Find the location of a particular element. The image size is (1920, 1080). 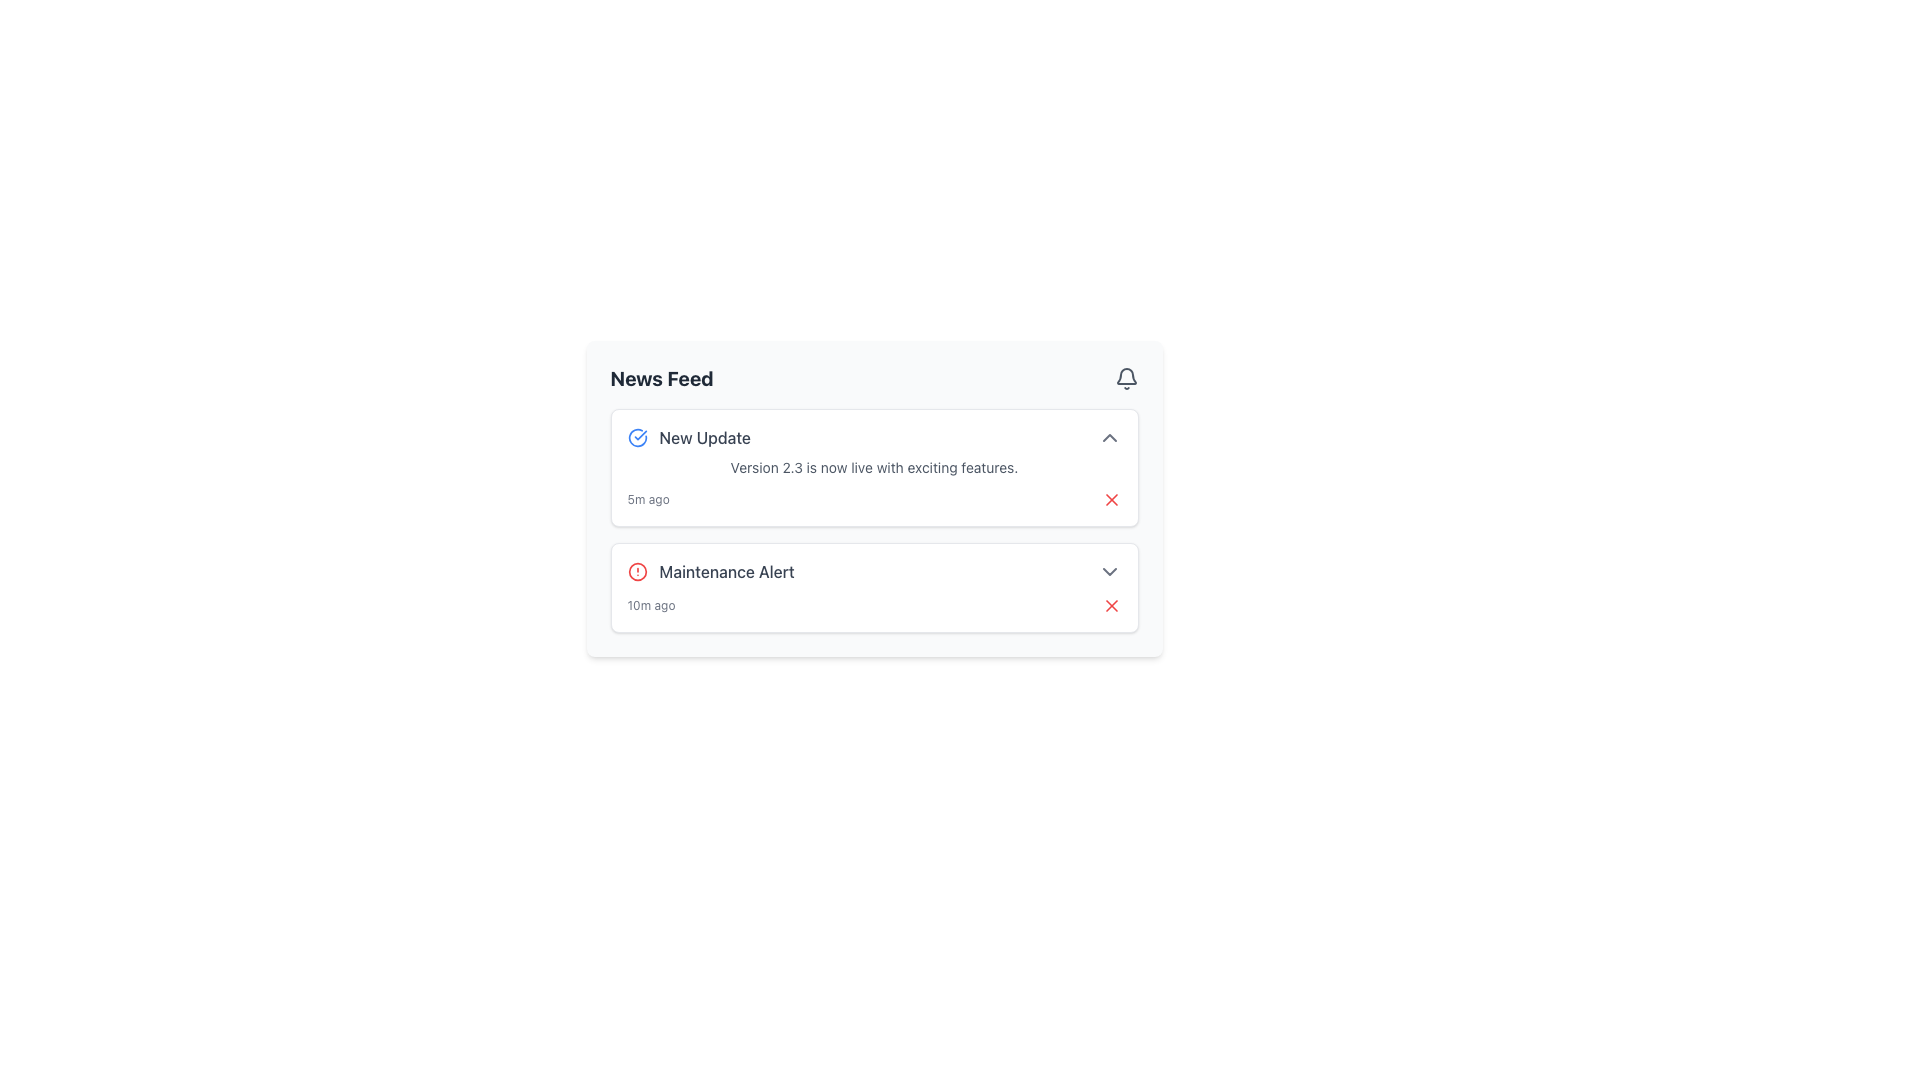

timing information displayed as '5m ago' in the compound UI component located in the bottom part of the 'New Update' box in the 'News Feed' interface is located at coordinates (874, 499).